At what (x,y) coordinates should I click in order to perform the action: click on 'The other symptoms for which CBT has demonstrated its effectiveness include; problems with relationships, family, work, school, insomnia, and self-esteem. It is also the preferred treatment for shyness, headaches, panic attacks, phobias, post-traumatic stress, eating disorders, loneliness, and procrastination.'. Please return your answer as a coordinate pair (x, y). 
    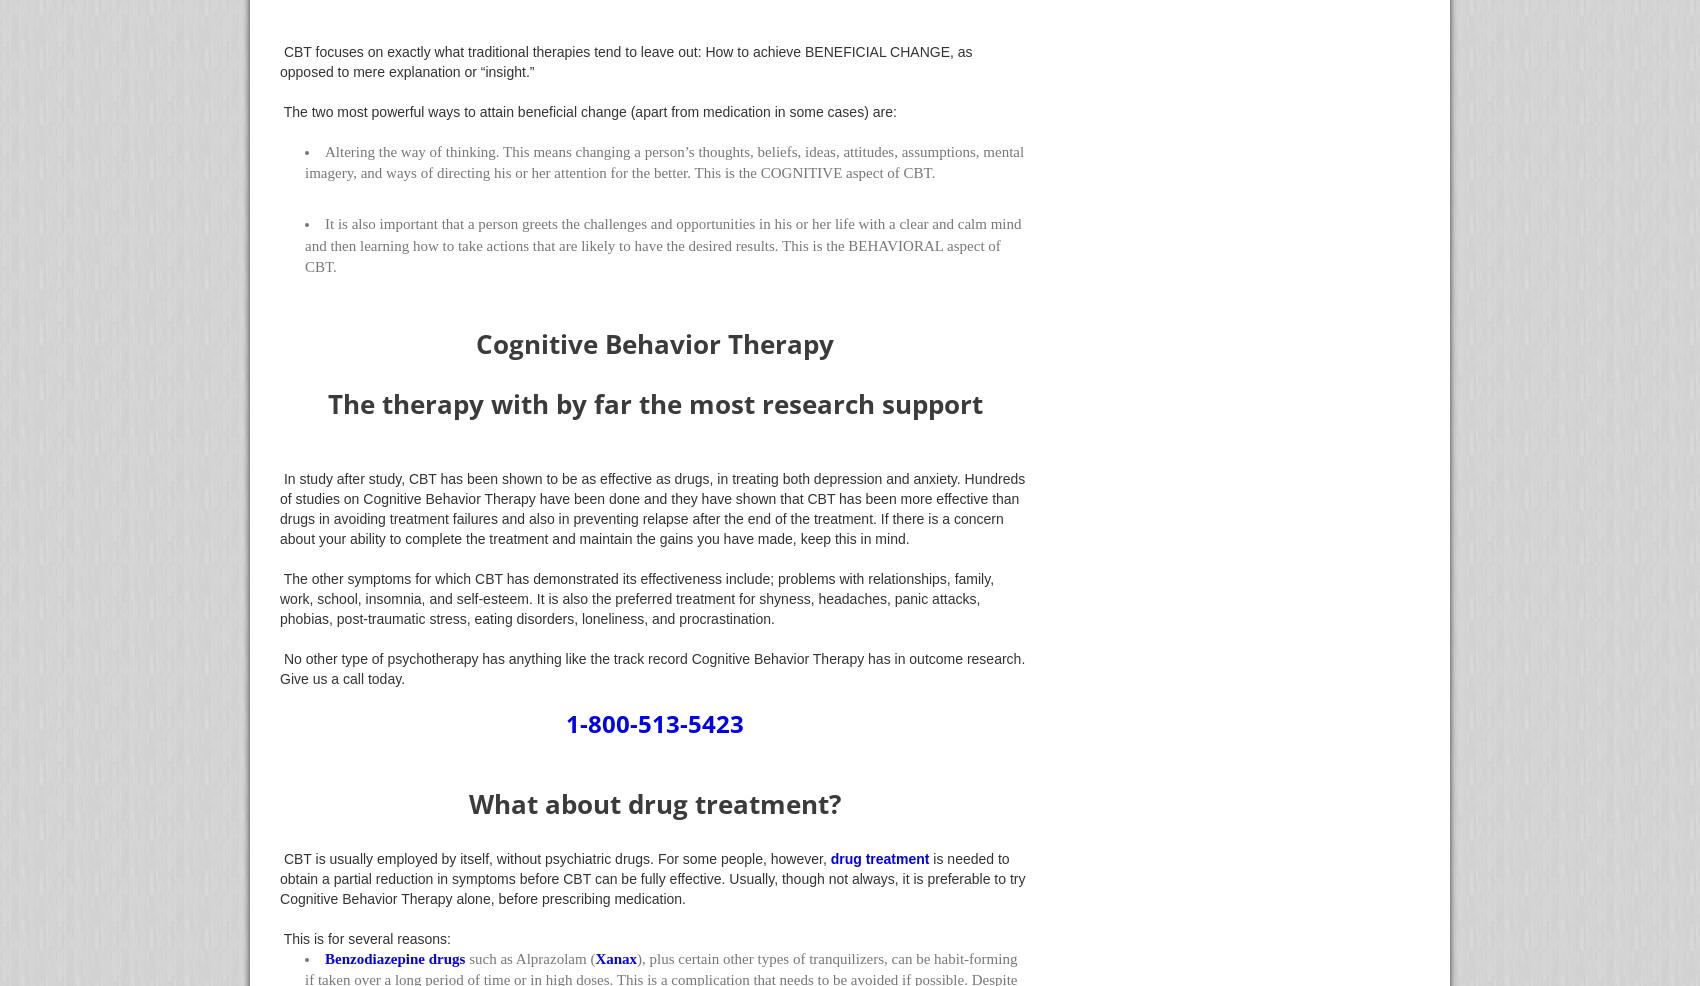
    Looking at the image, I should click on (635, 598).